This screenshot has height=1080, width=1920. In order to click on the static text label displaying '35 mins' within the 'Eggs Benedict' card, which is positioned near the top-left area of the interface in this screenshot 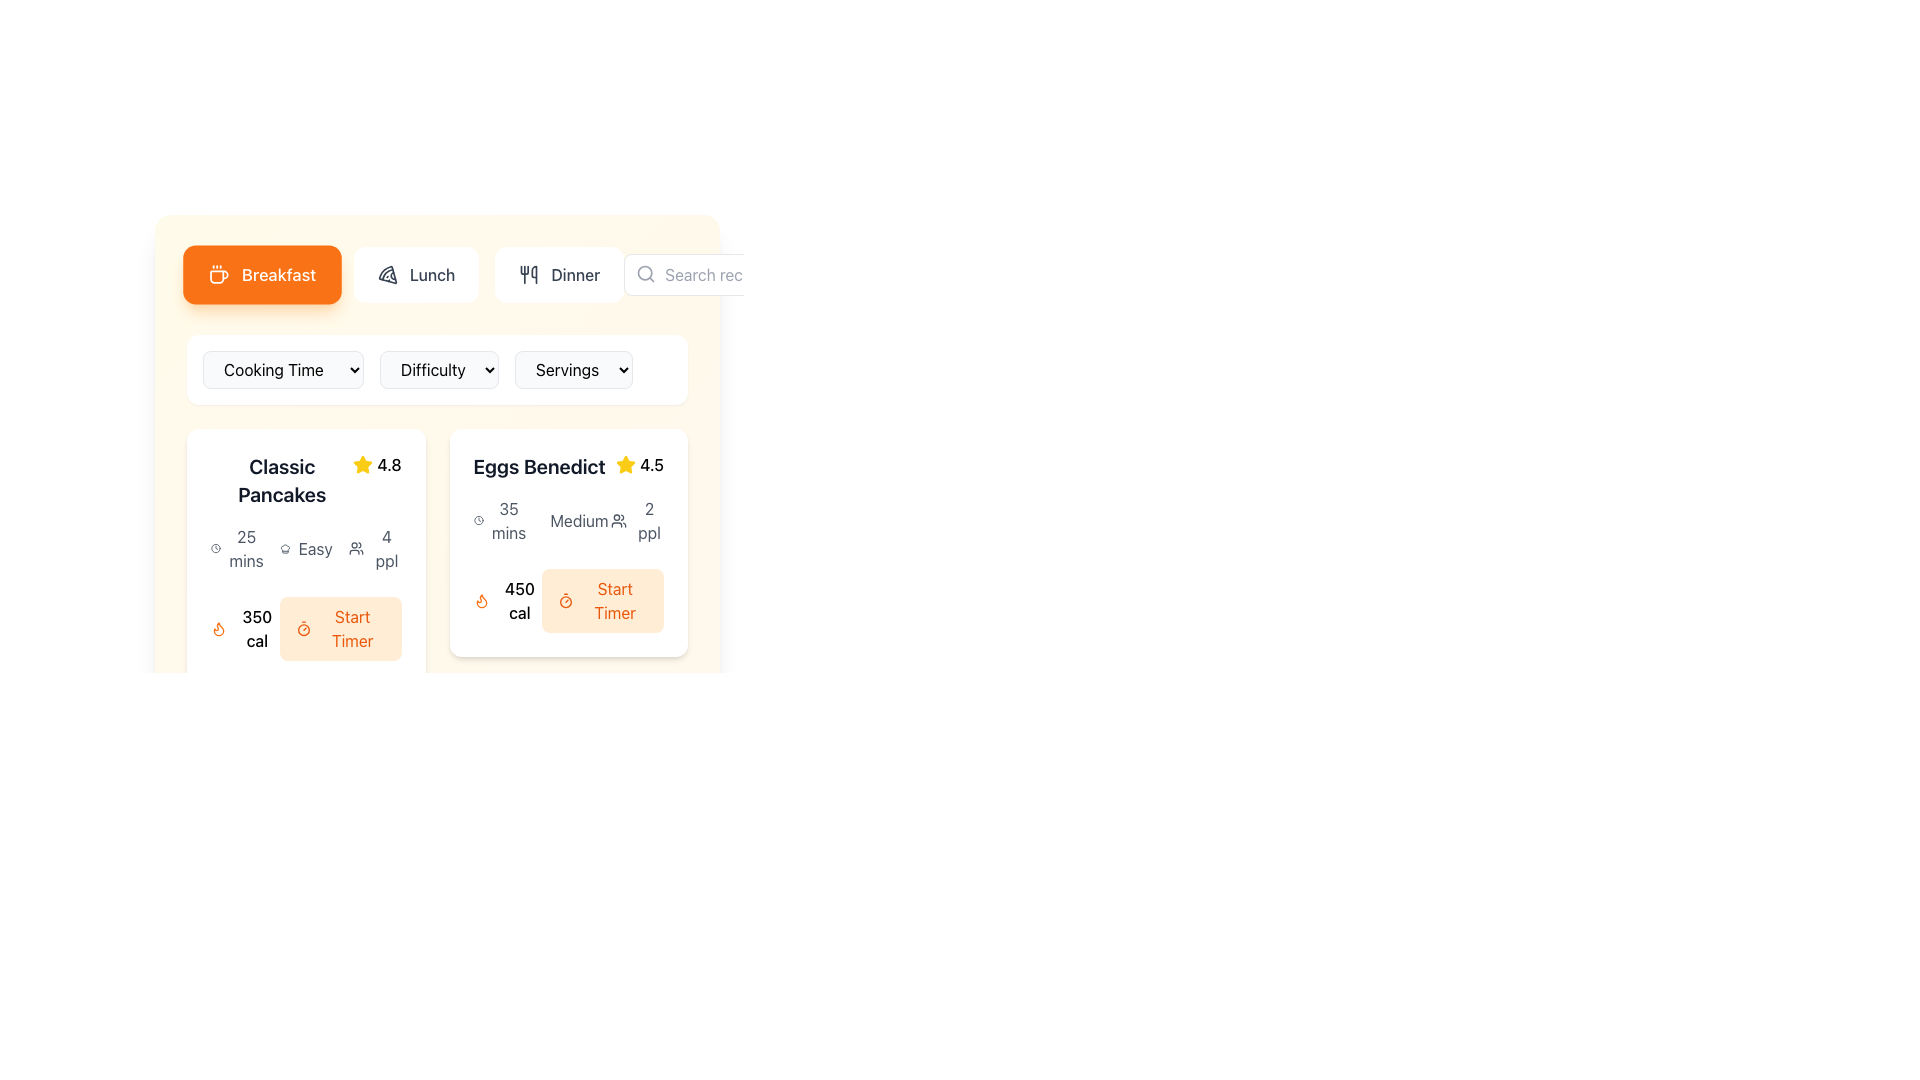, I will do `click(509, 519)`.